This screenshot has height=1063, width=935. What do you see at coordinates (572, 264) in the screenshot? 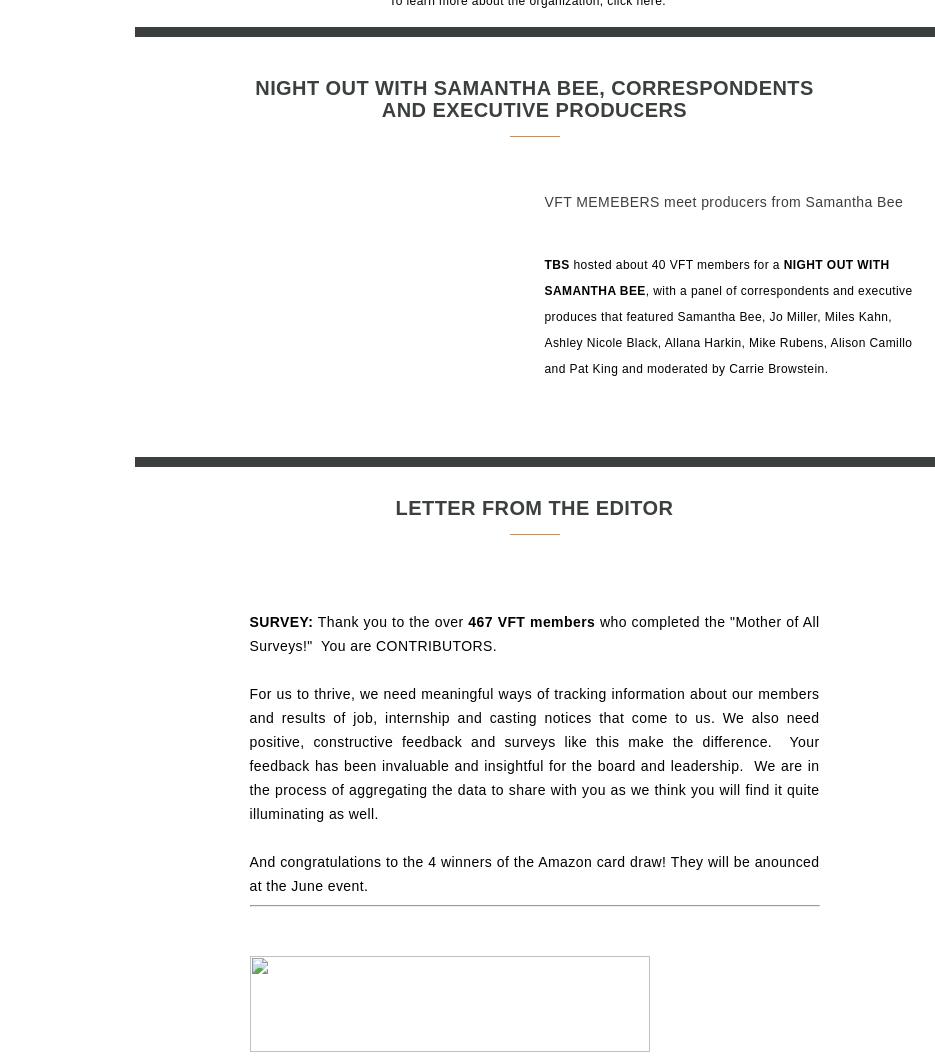
I see `'hosted about 40 VFT members for a'` at bounding box center [572, 264].